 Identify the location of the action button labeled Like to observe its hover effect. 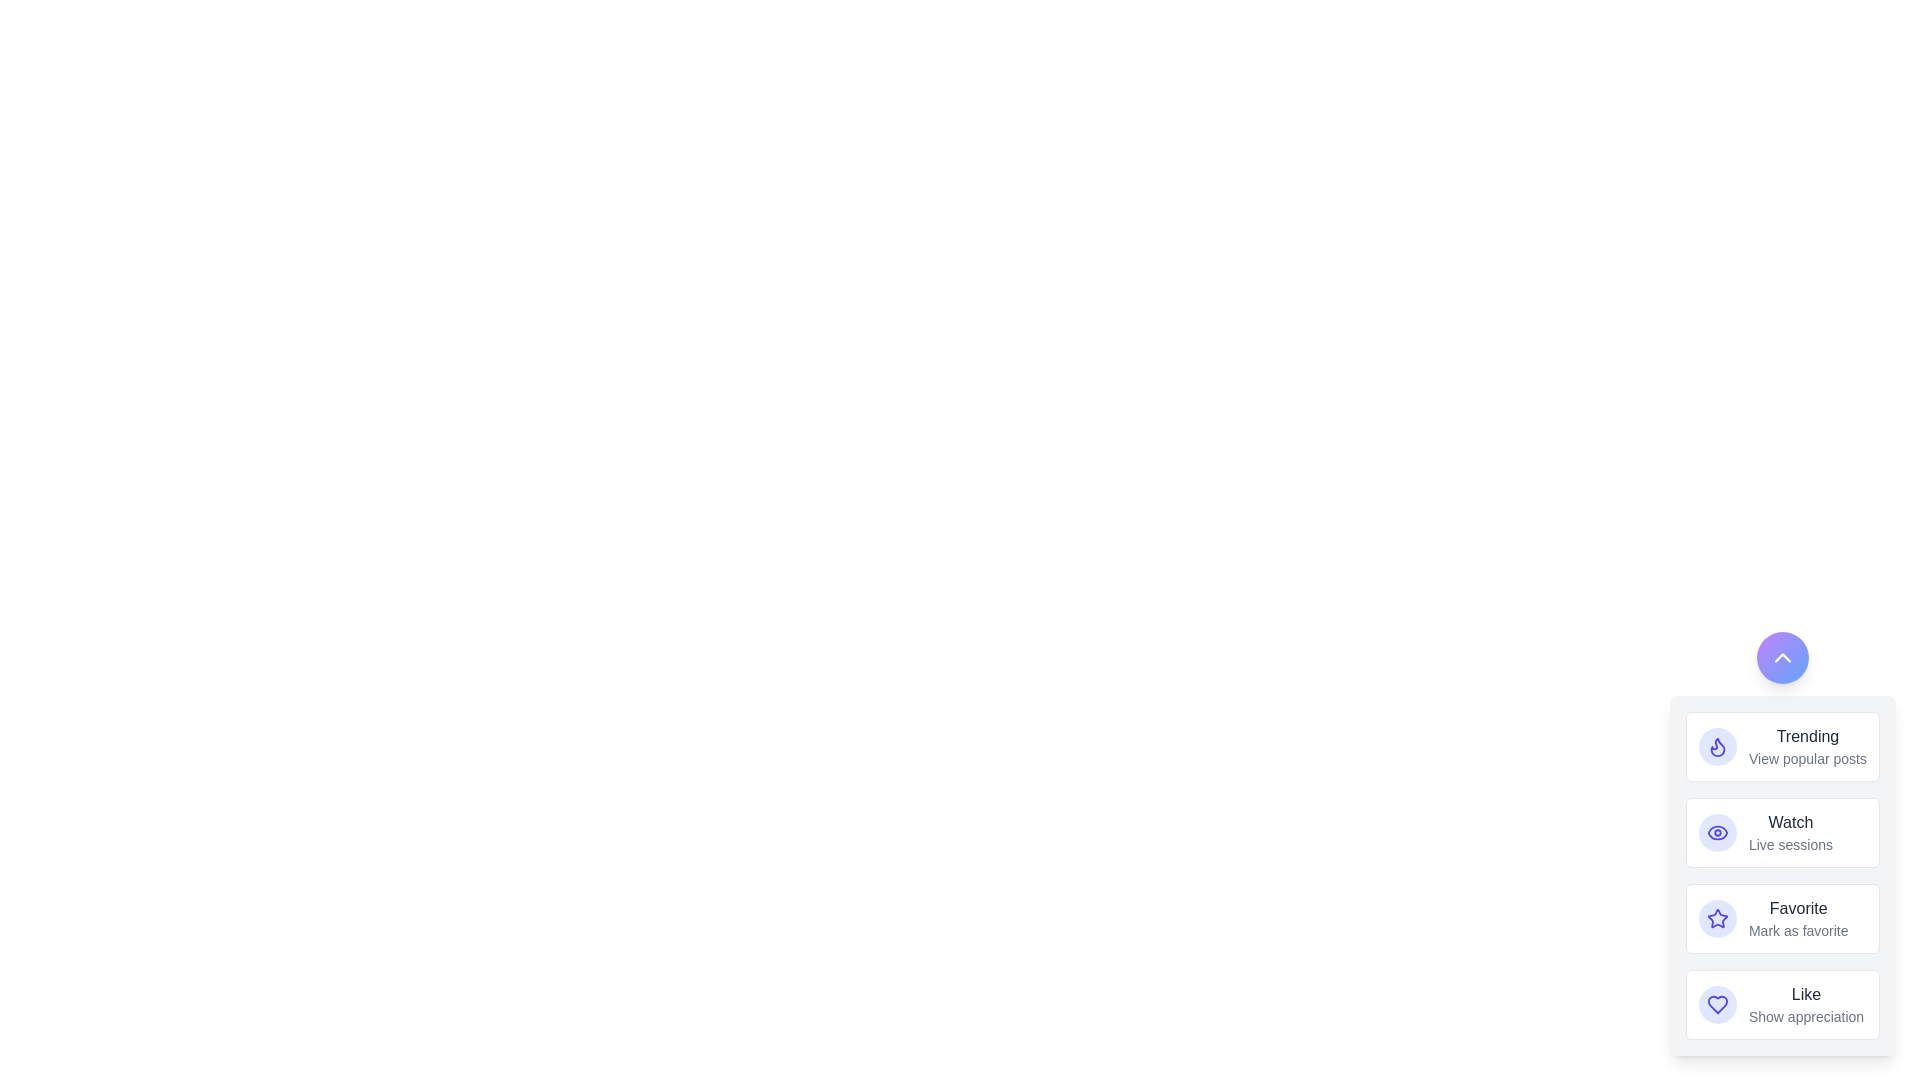
(1717, 1005).